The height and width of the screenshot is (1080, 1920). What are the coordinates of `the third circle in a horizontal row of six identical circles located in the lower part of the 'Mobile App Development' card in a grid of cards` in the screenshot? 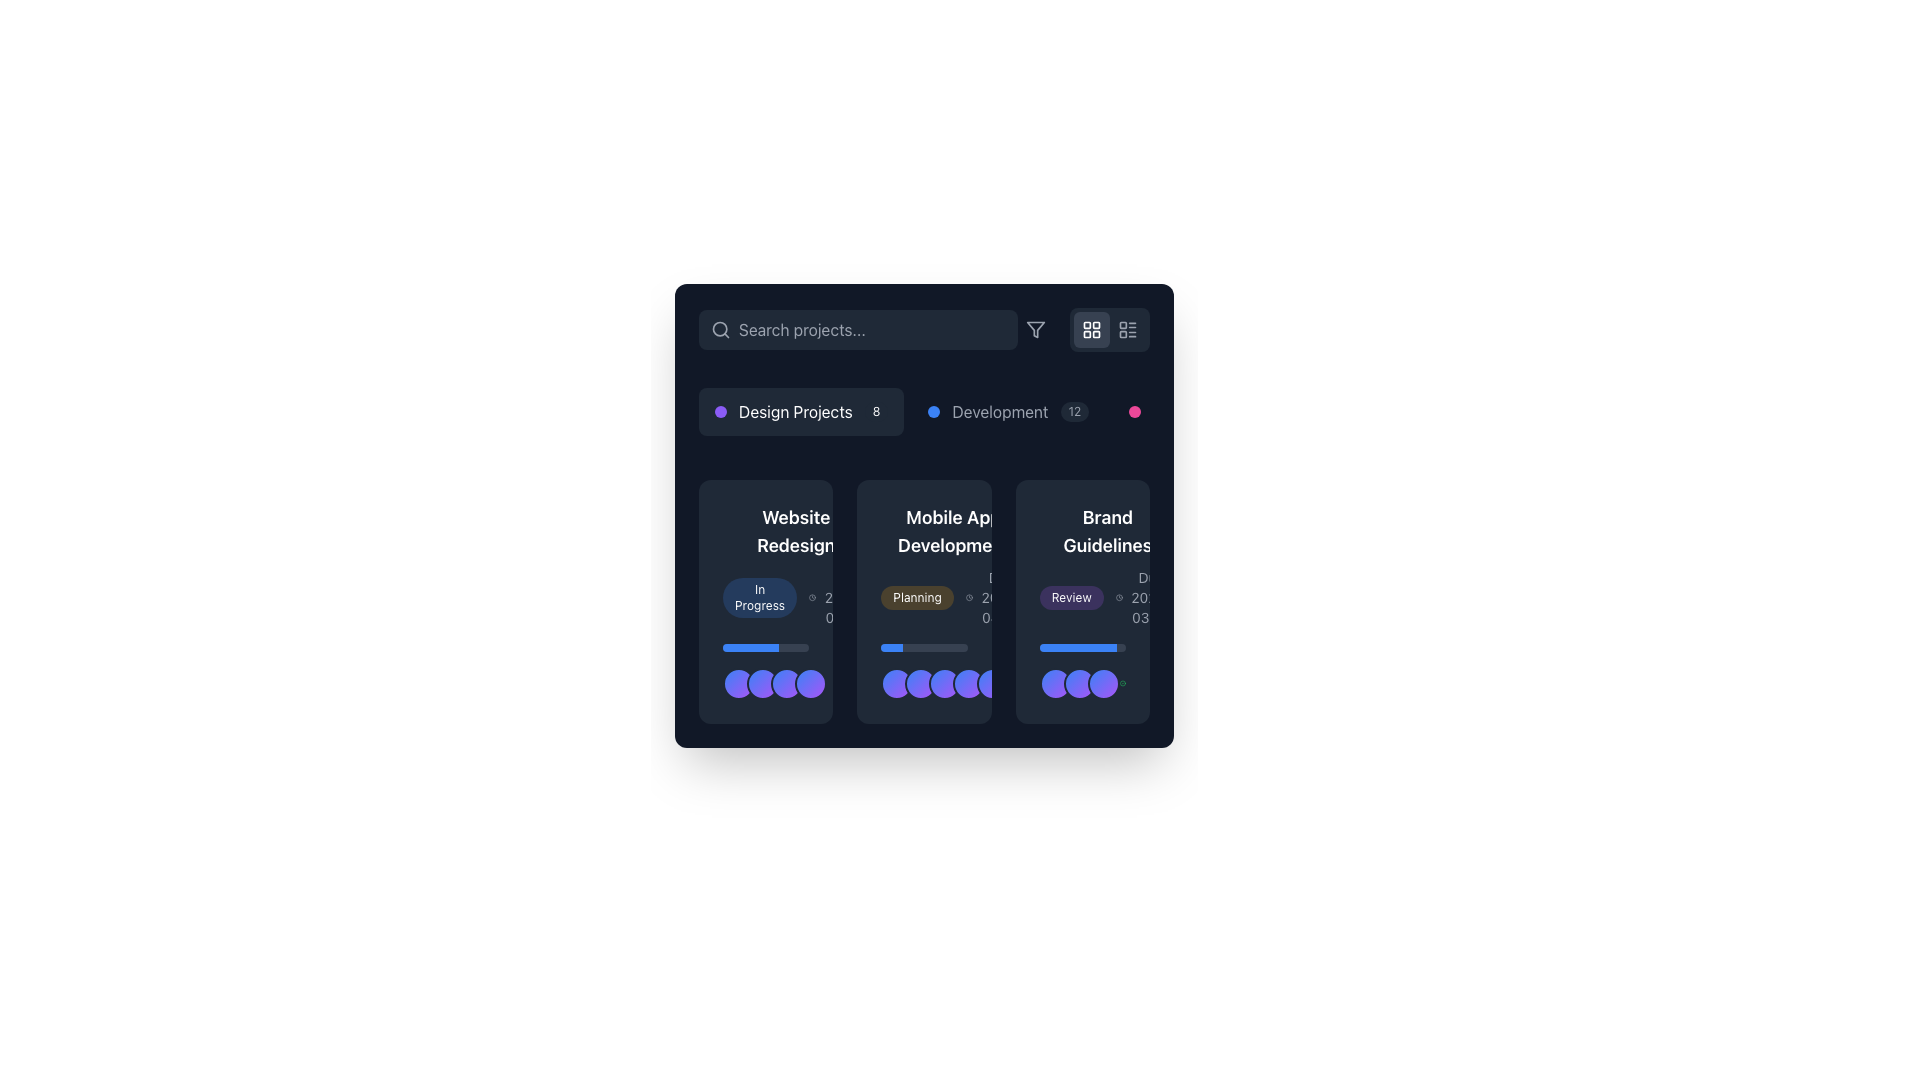 It's located at (944, 682).